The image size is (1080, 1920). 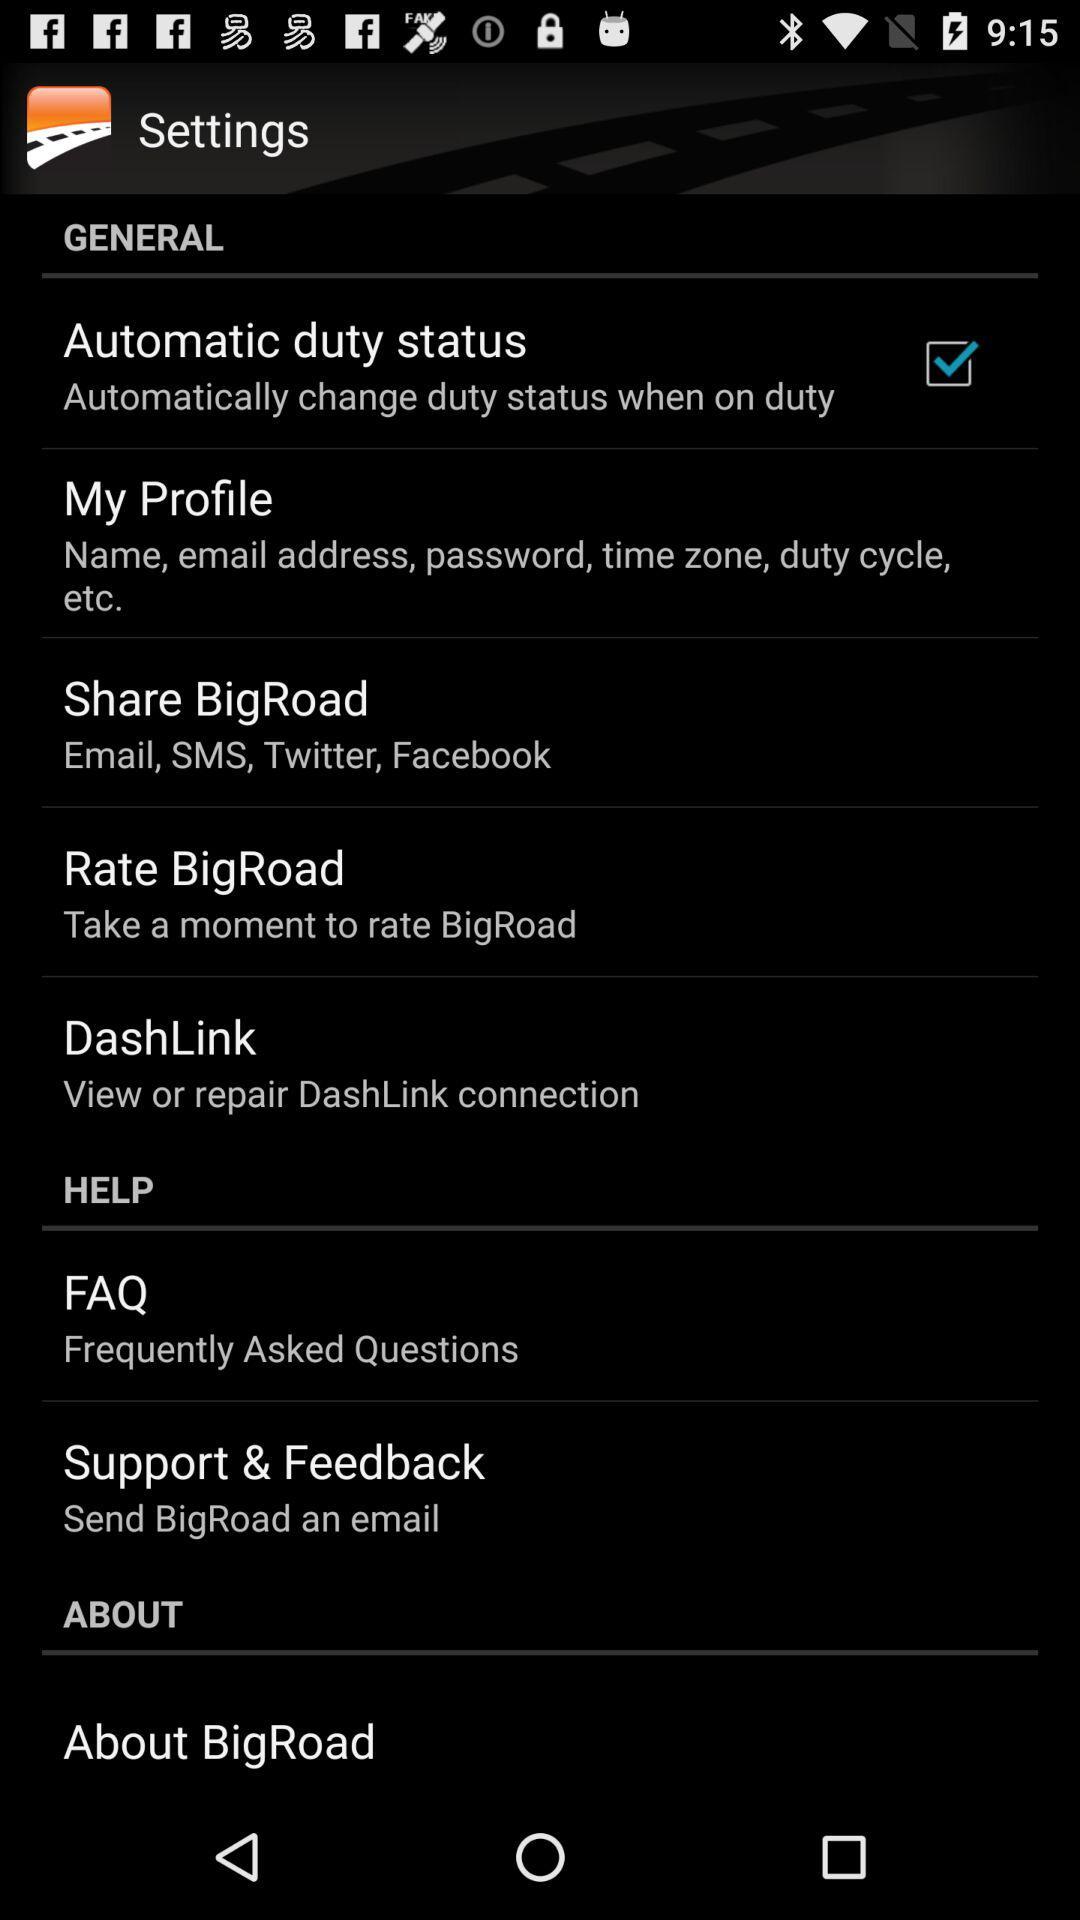 What do you see at coordinates (216, 697) in the screenshot?
I see `share bigroad icon` at bounding box center [216, 697].